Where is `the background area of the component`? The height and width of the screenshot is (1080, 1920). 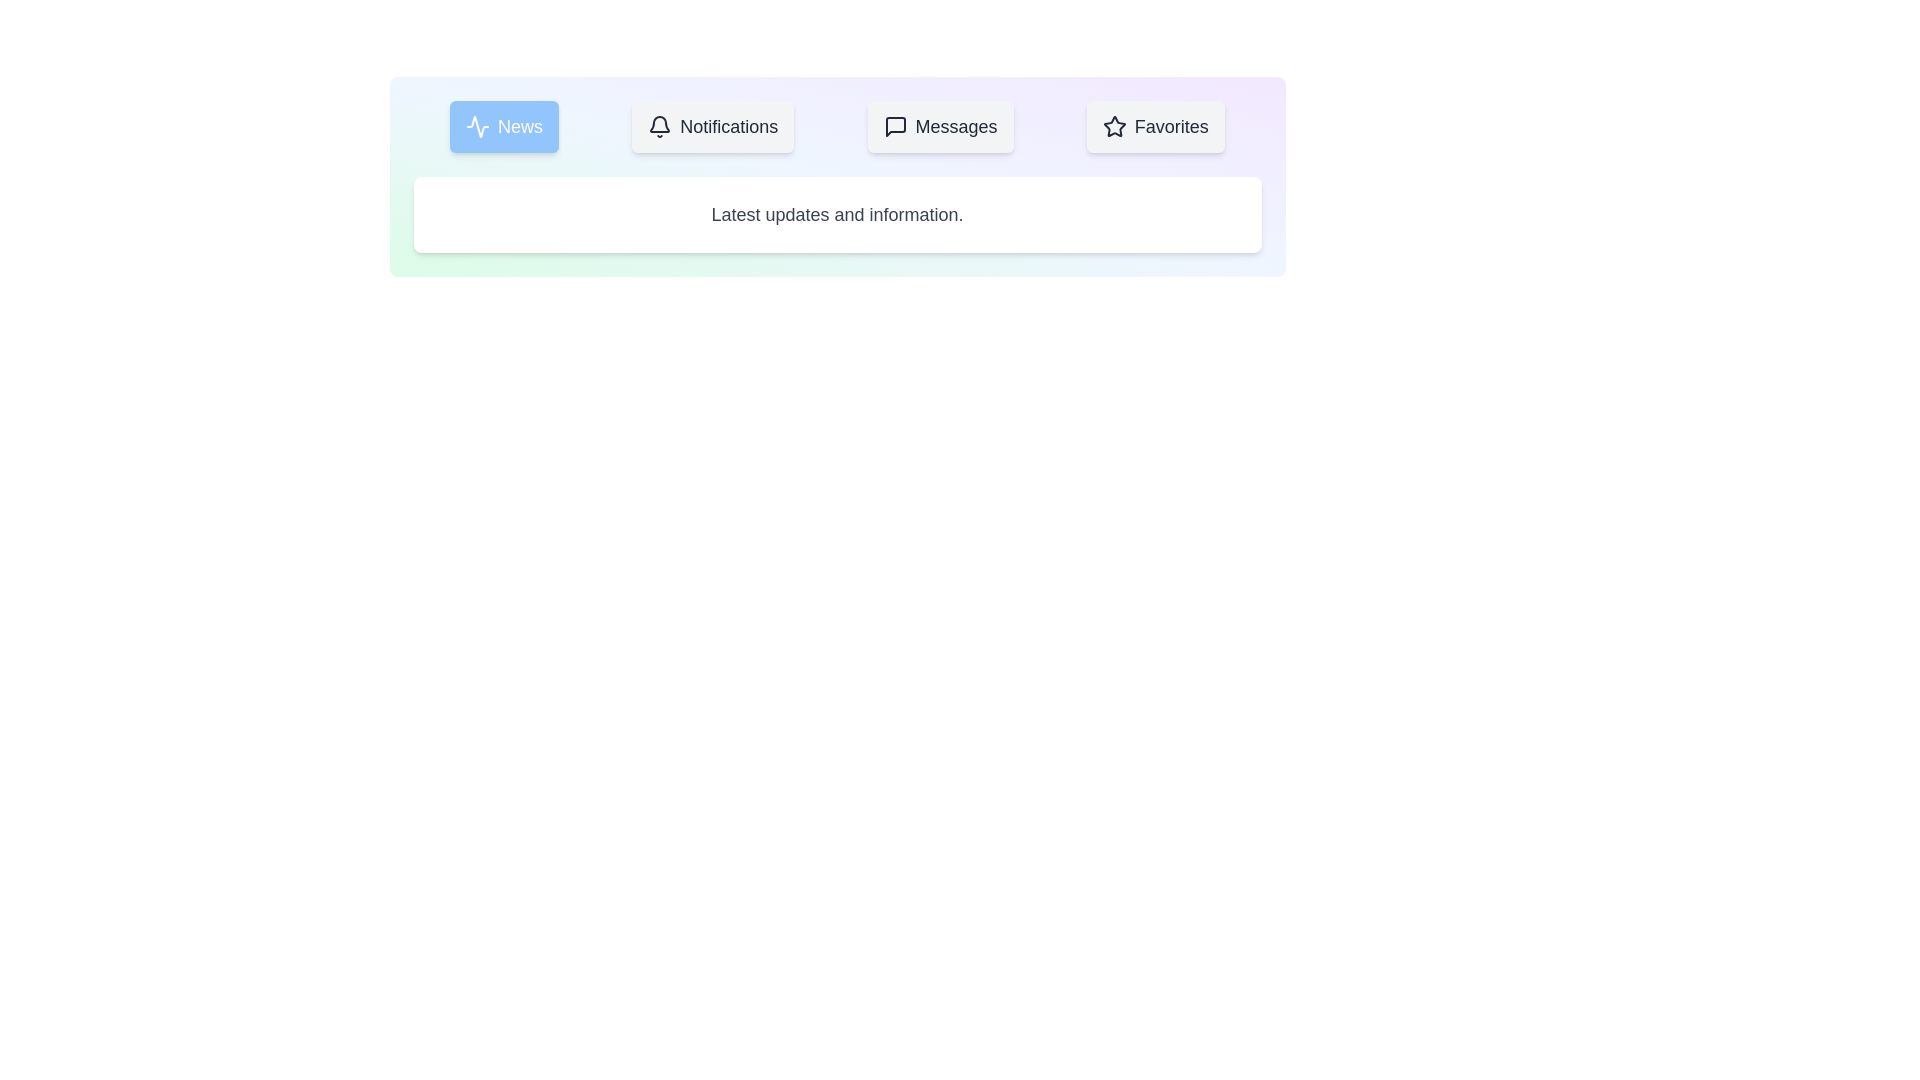
the background area of the component is located at coordinates (767, 499).